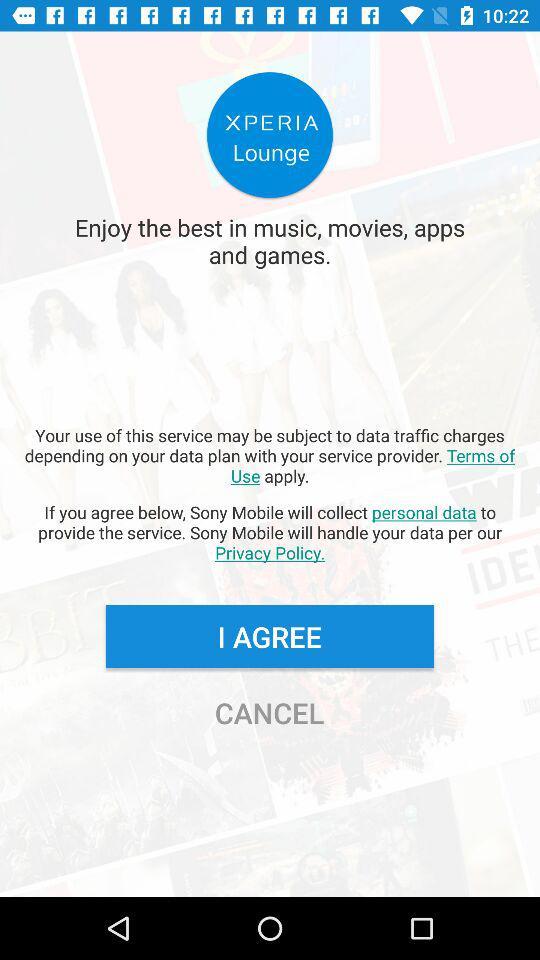  I want to click on the button above cancel button, so click(269, 635).